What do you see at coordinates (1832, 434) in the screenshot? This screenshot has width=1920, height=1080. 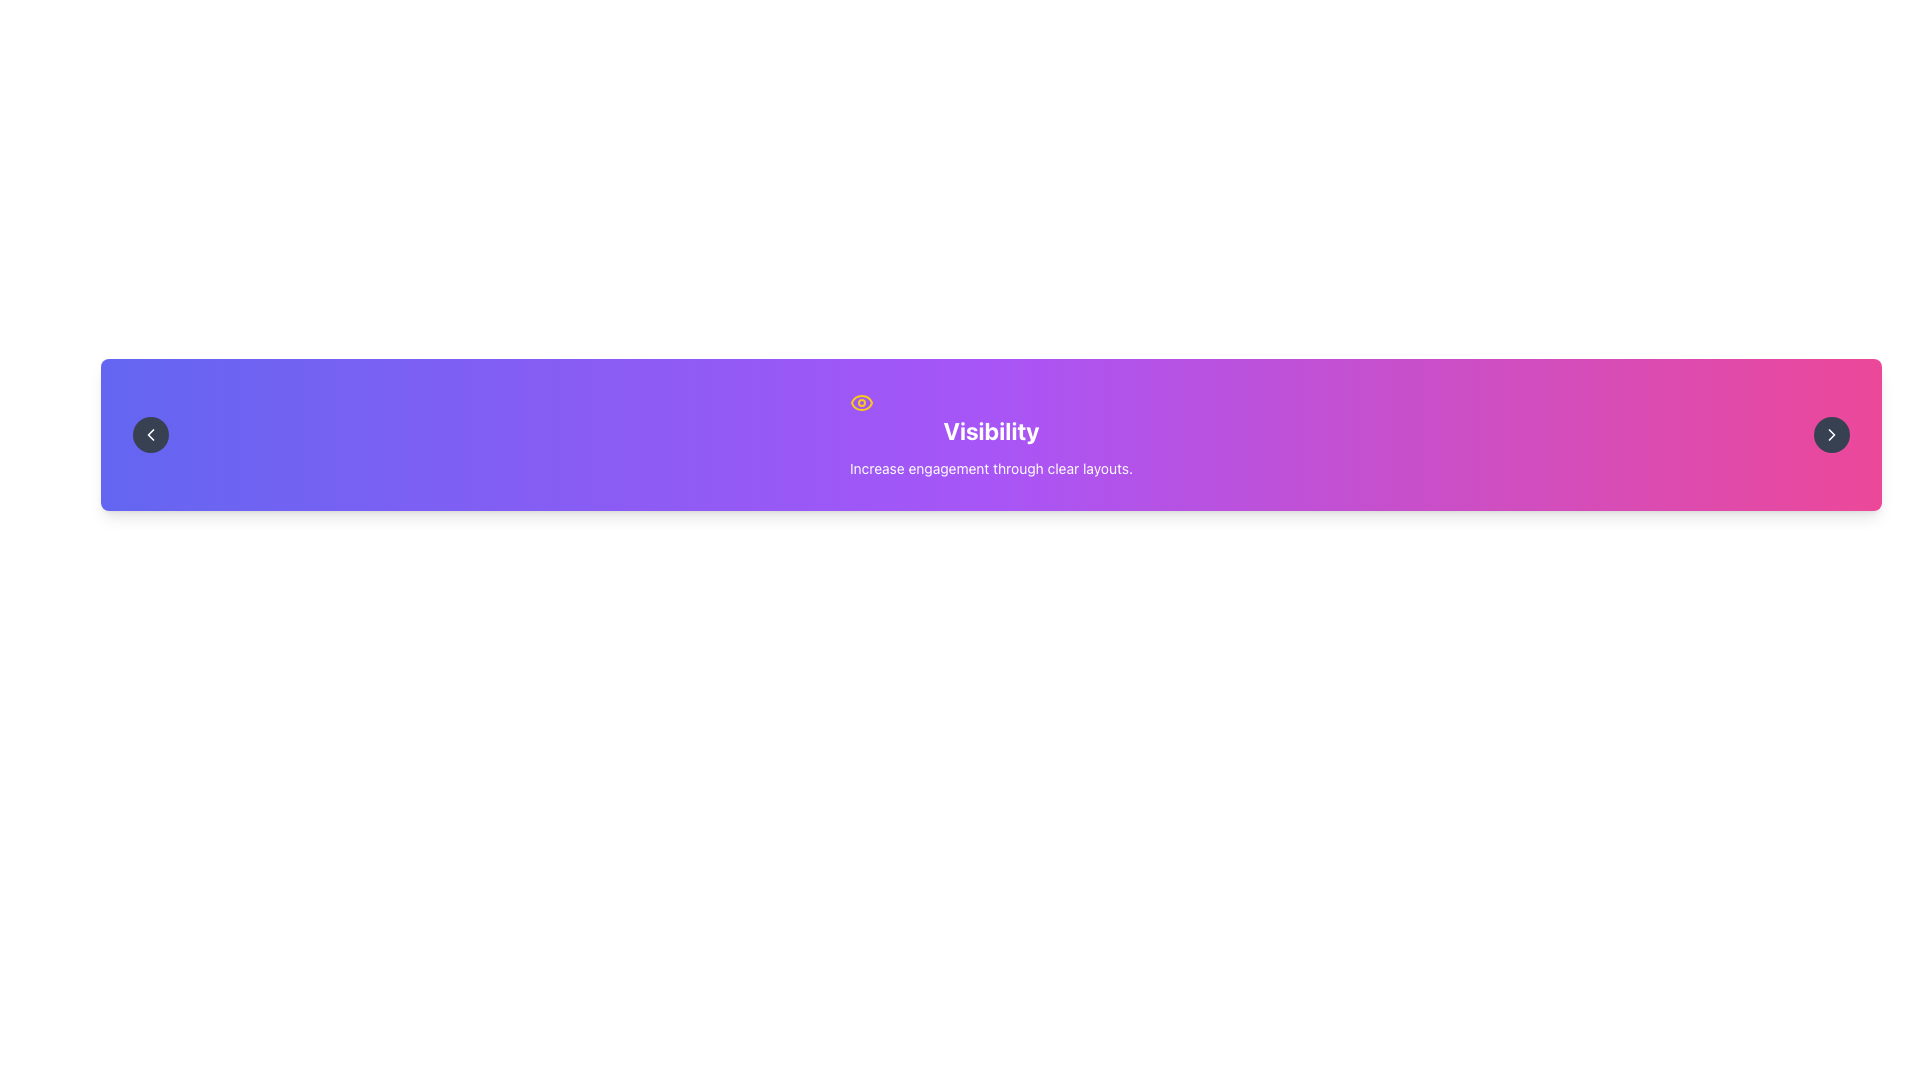 I see `the circular button with a dark gray background and a white right-pointing chevron icon` at bounding box center [1832, 434].